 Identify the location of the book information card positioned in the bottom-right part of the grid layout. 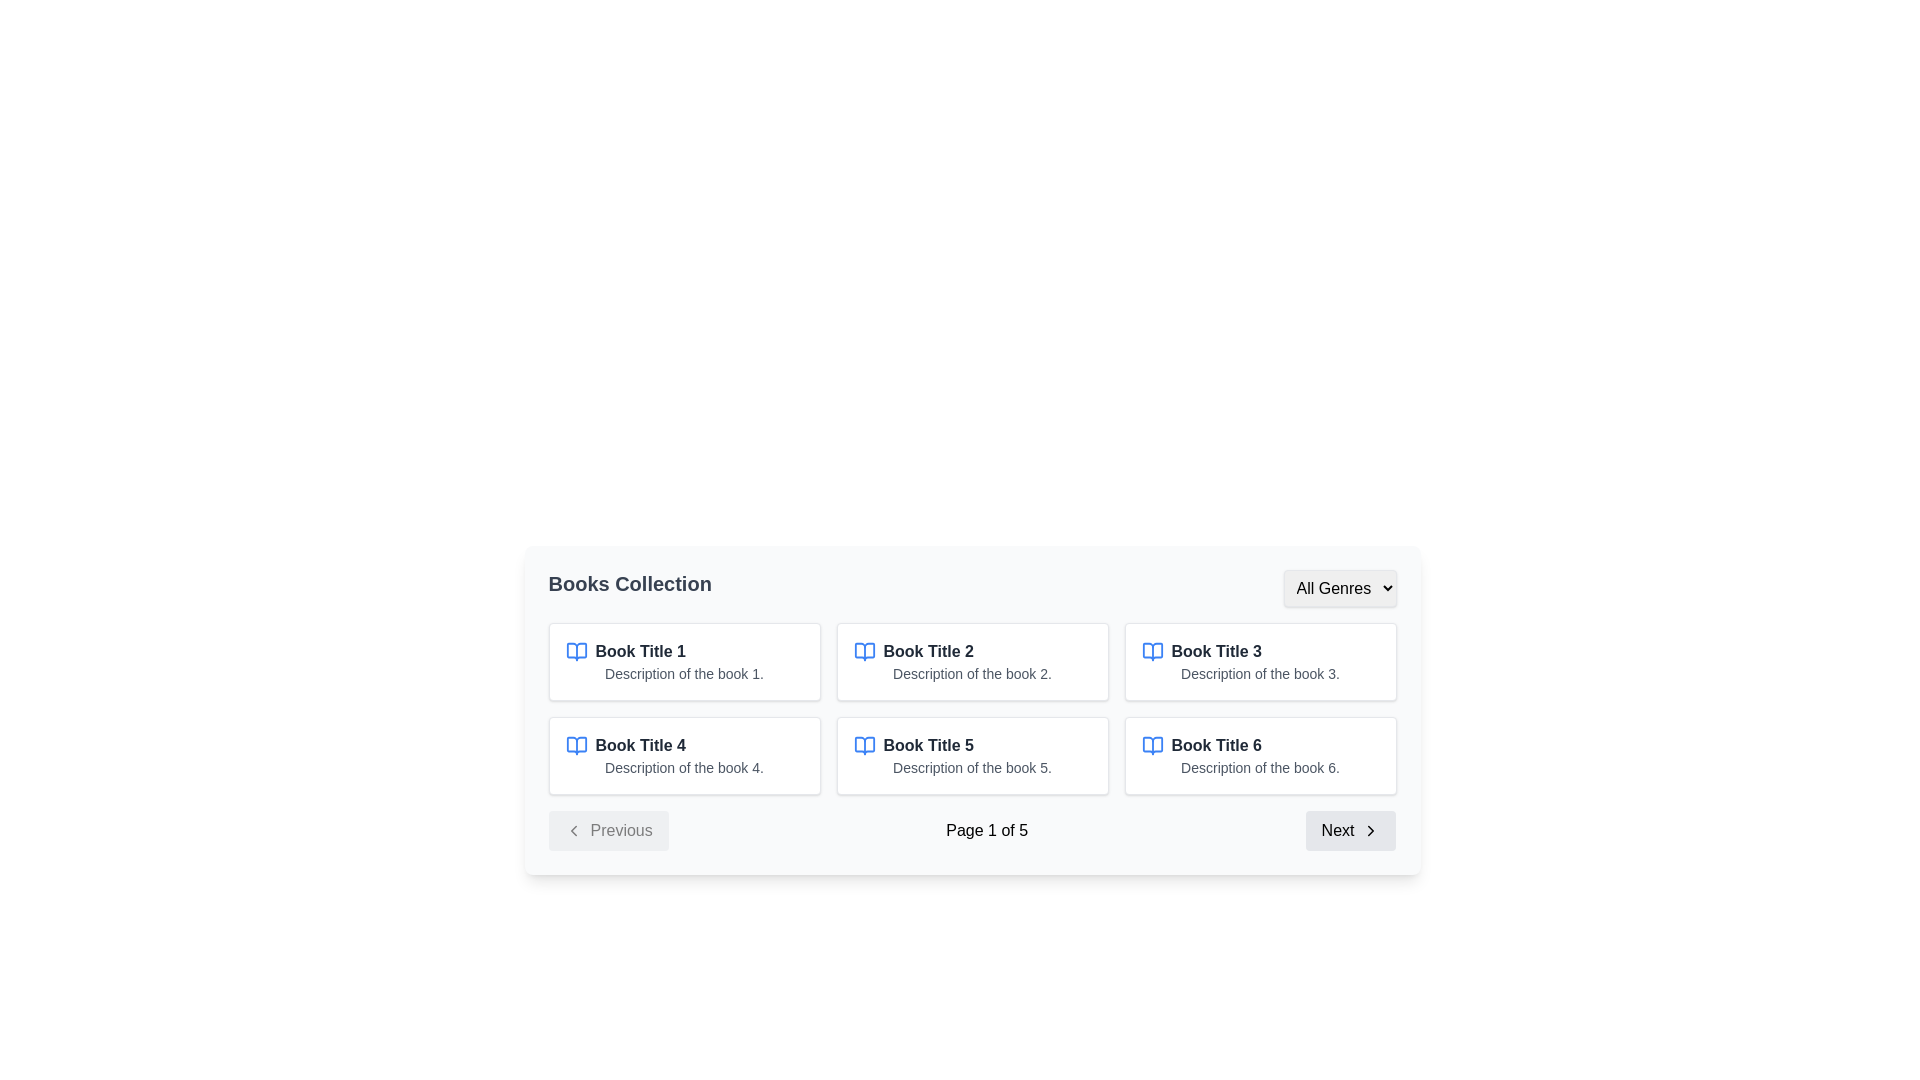
(1259, 756).